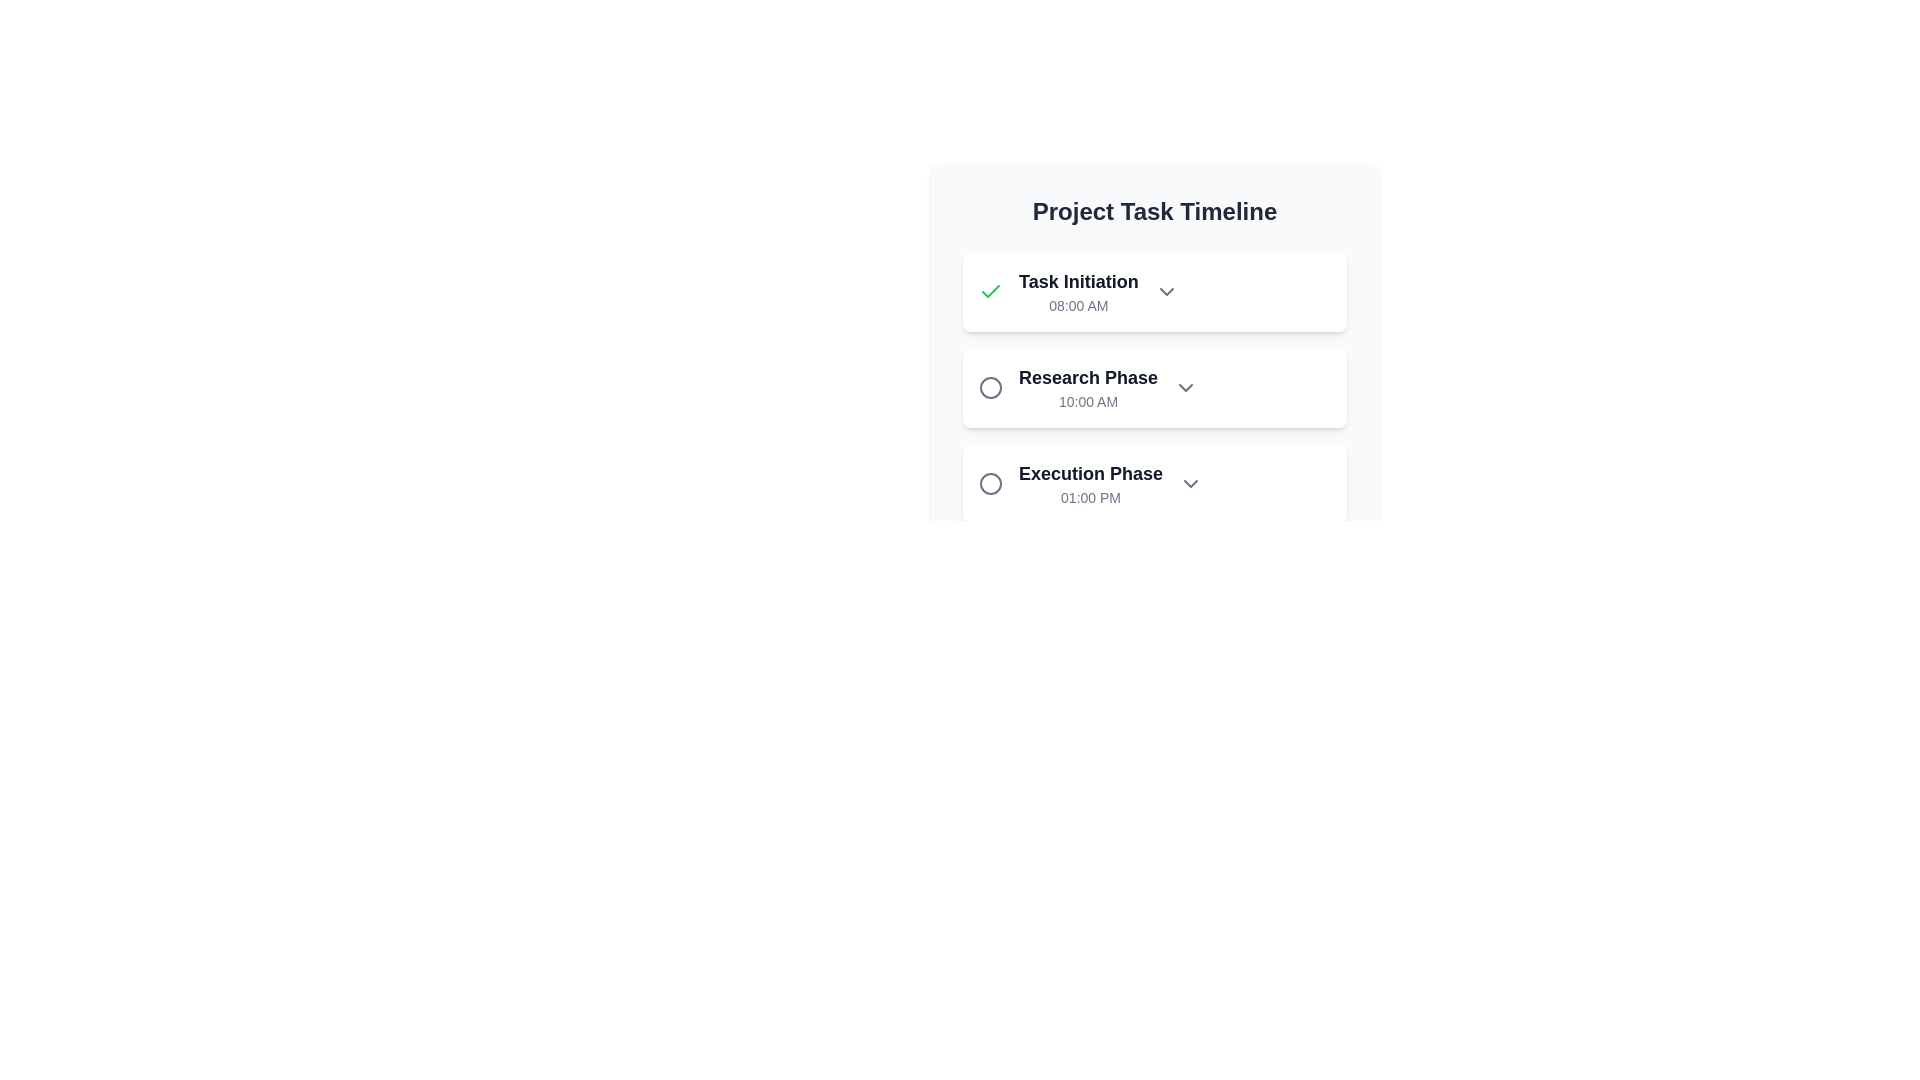 The width and height of the screenshot is (1920, 1080). I want to click on the 'Execution Phase' text label set, which is the third entry, so click(1089, 483).